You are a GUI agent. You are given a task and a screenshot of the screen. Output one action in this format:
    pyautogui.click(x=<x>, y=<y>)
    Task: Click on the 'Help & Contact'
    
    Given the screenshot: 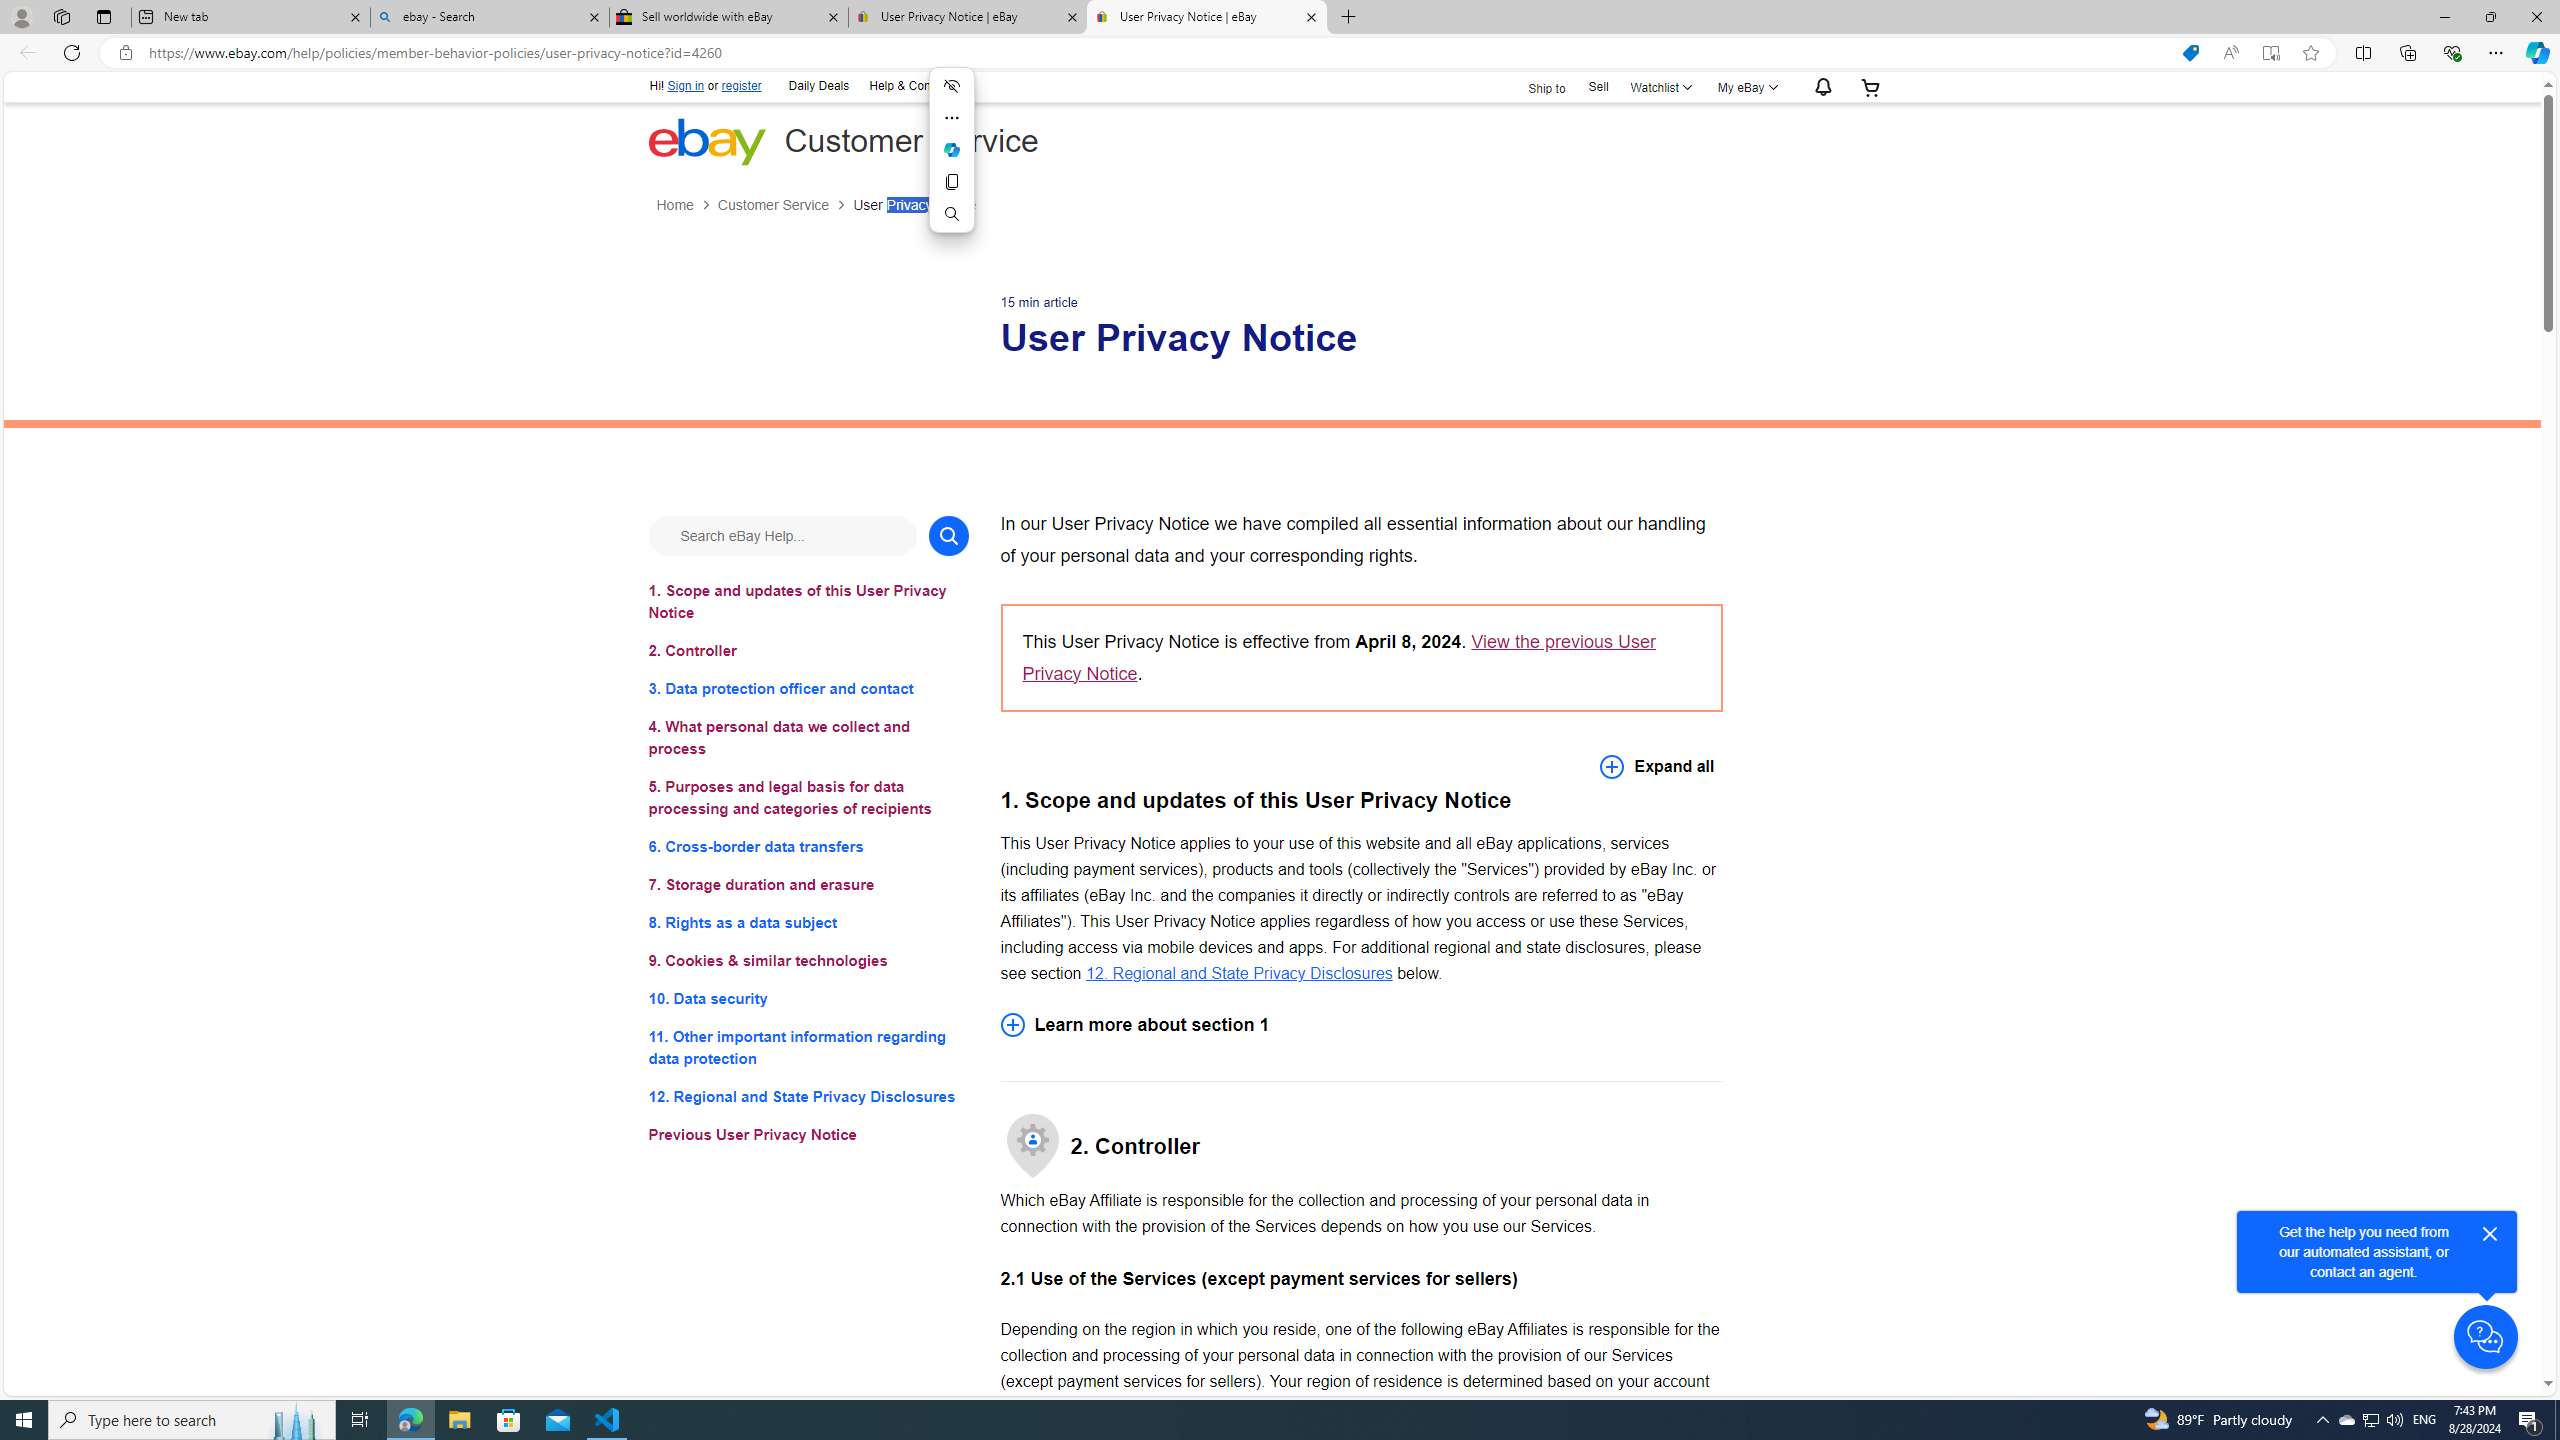 What is the action you would take?
    pyautogui.click(x=908, y=84)
    